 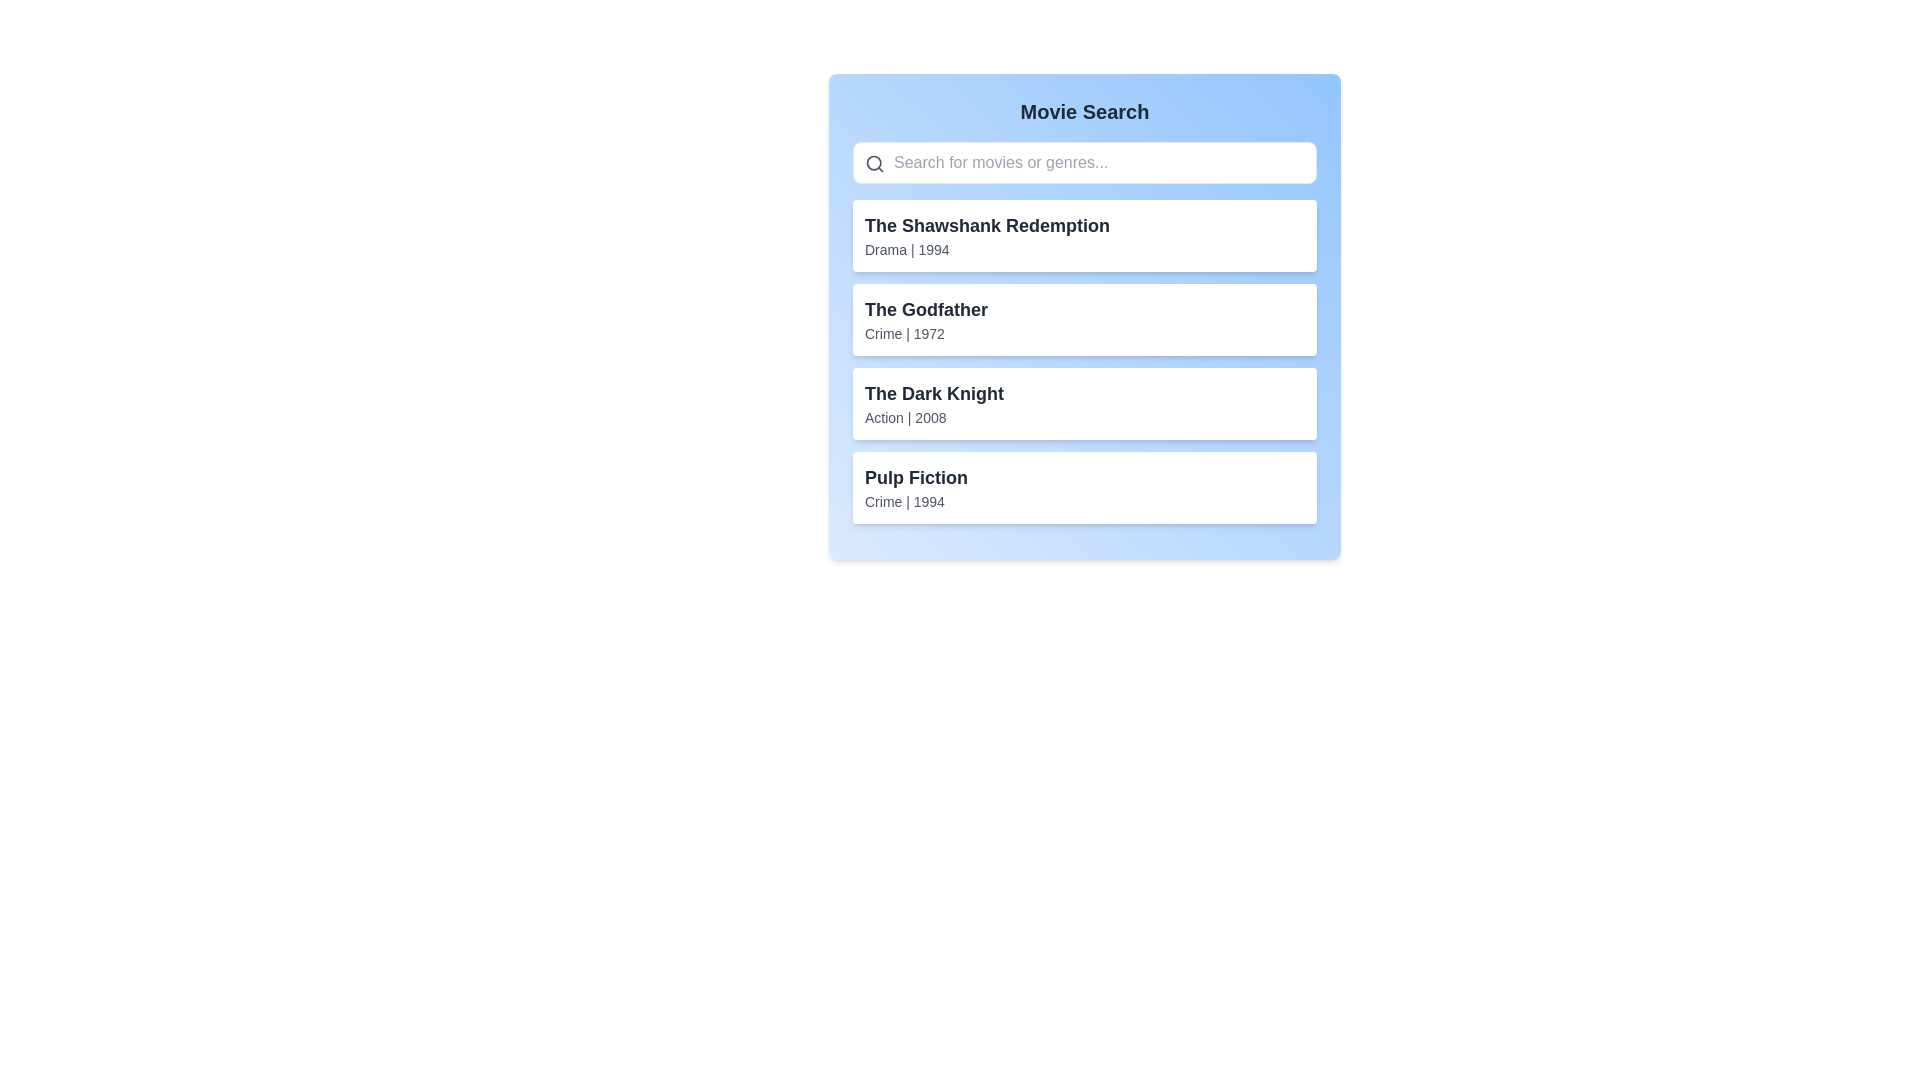 What do you see at coordinates (925, 333) in the screenshot?
I see `the informational text label that provides details about the genre and release year of the movie 'The Godfather', which is positioned directly beneath the title within the second entry of the movie list` at bounding box center [925, 333].